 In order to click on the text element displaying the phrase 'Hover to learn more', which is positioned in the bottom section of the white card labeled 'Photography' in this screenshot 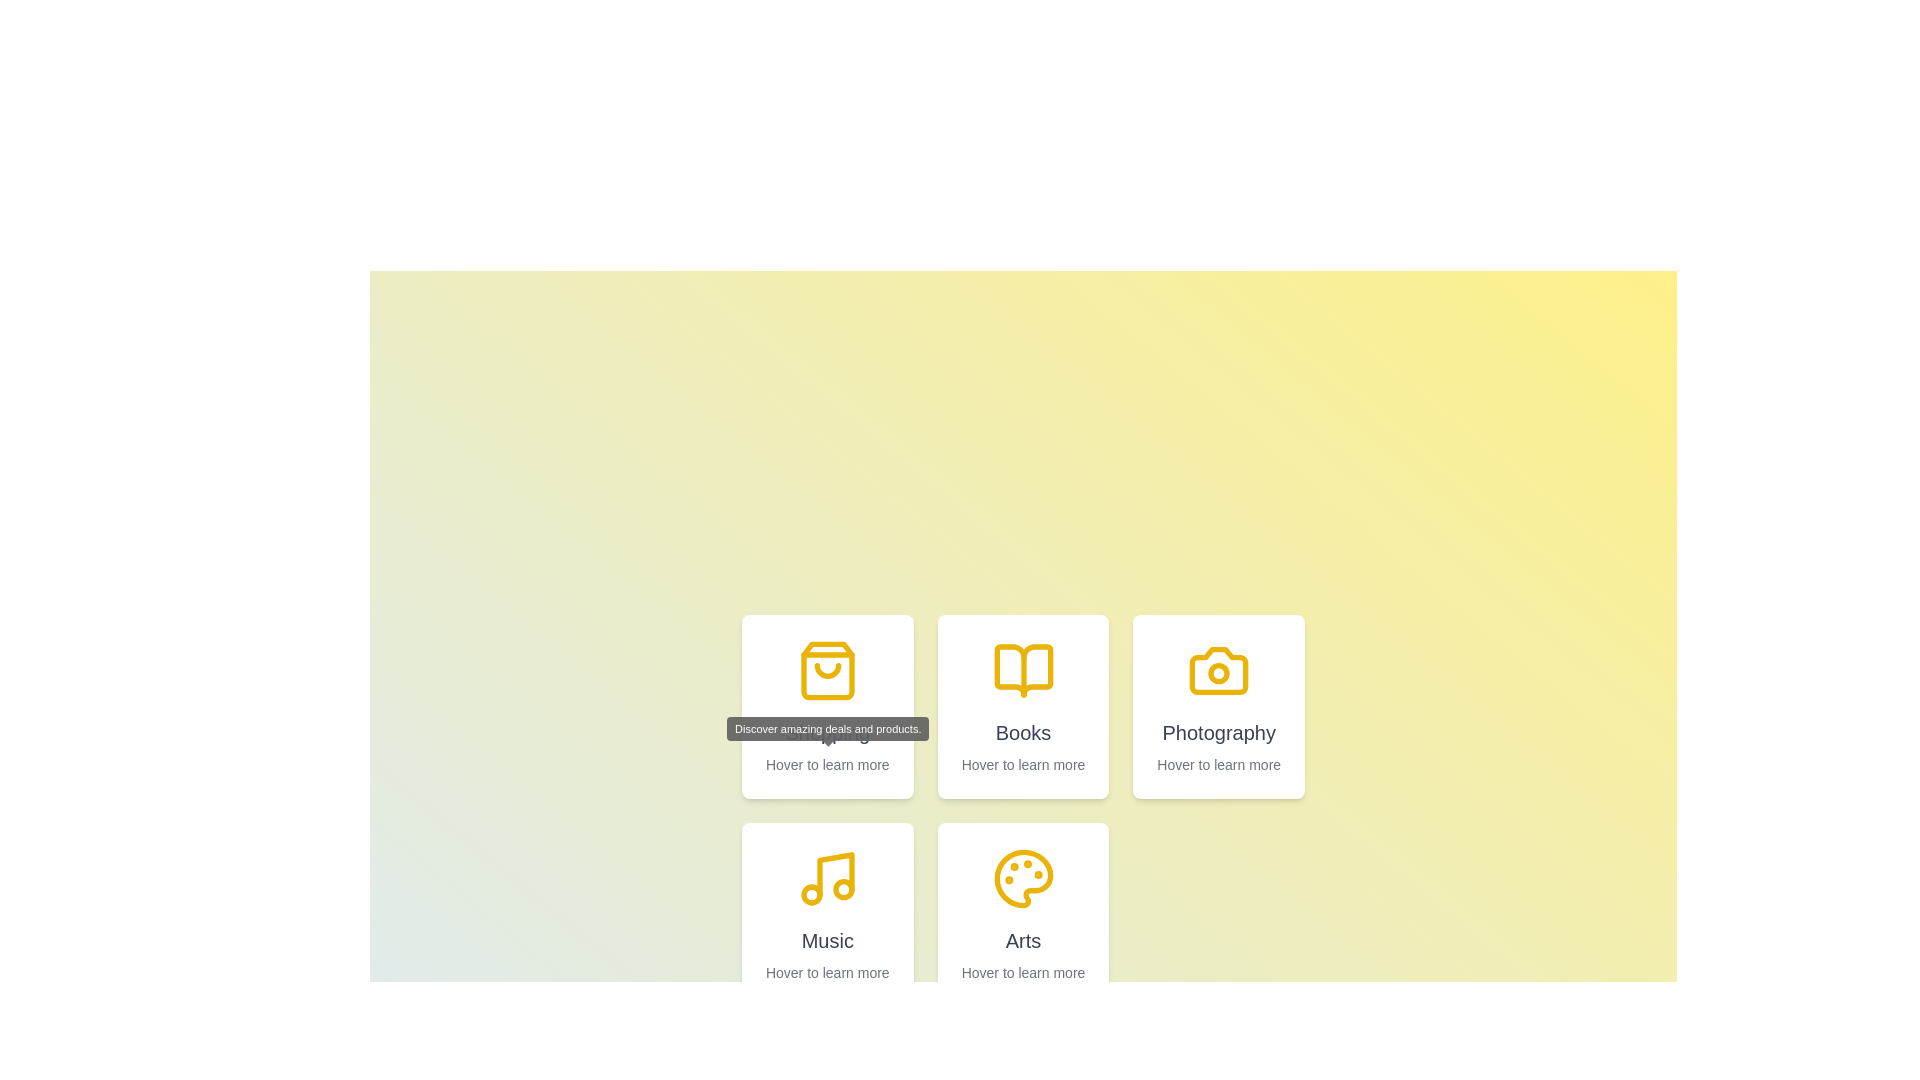, I will do `click(1218, 764)`.